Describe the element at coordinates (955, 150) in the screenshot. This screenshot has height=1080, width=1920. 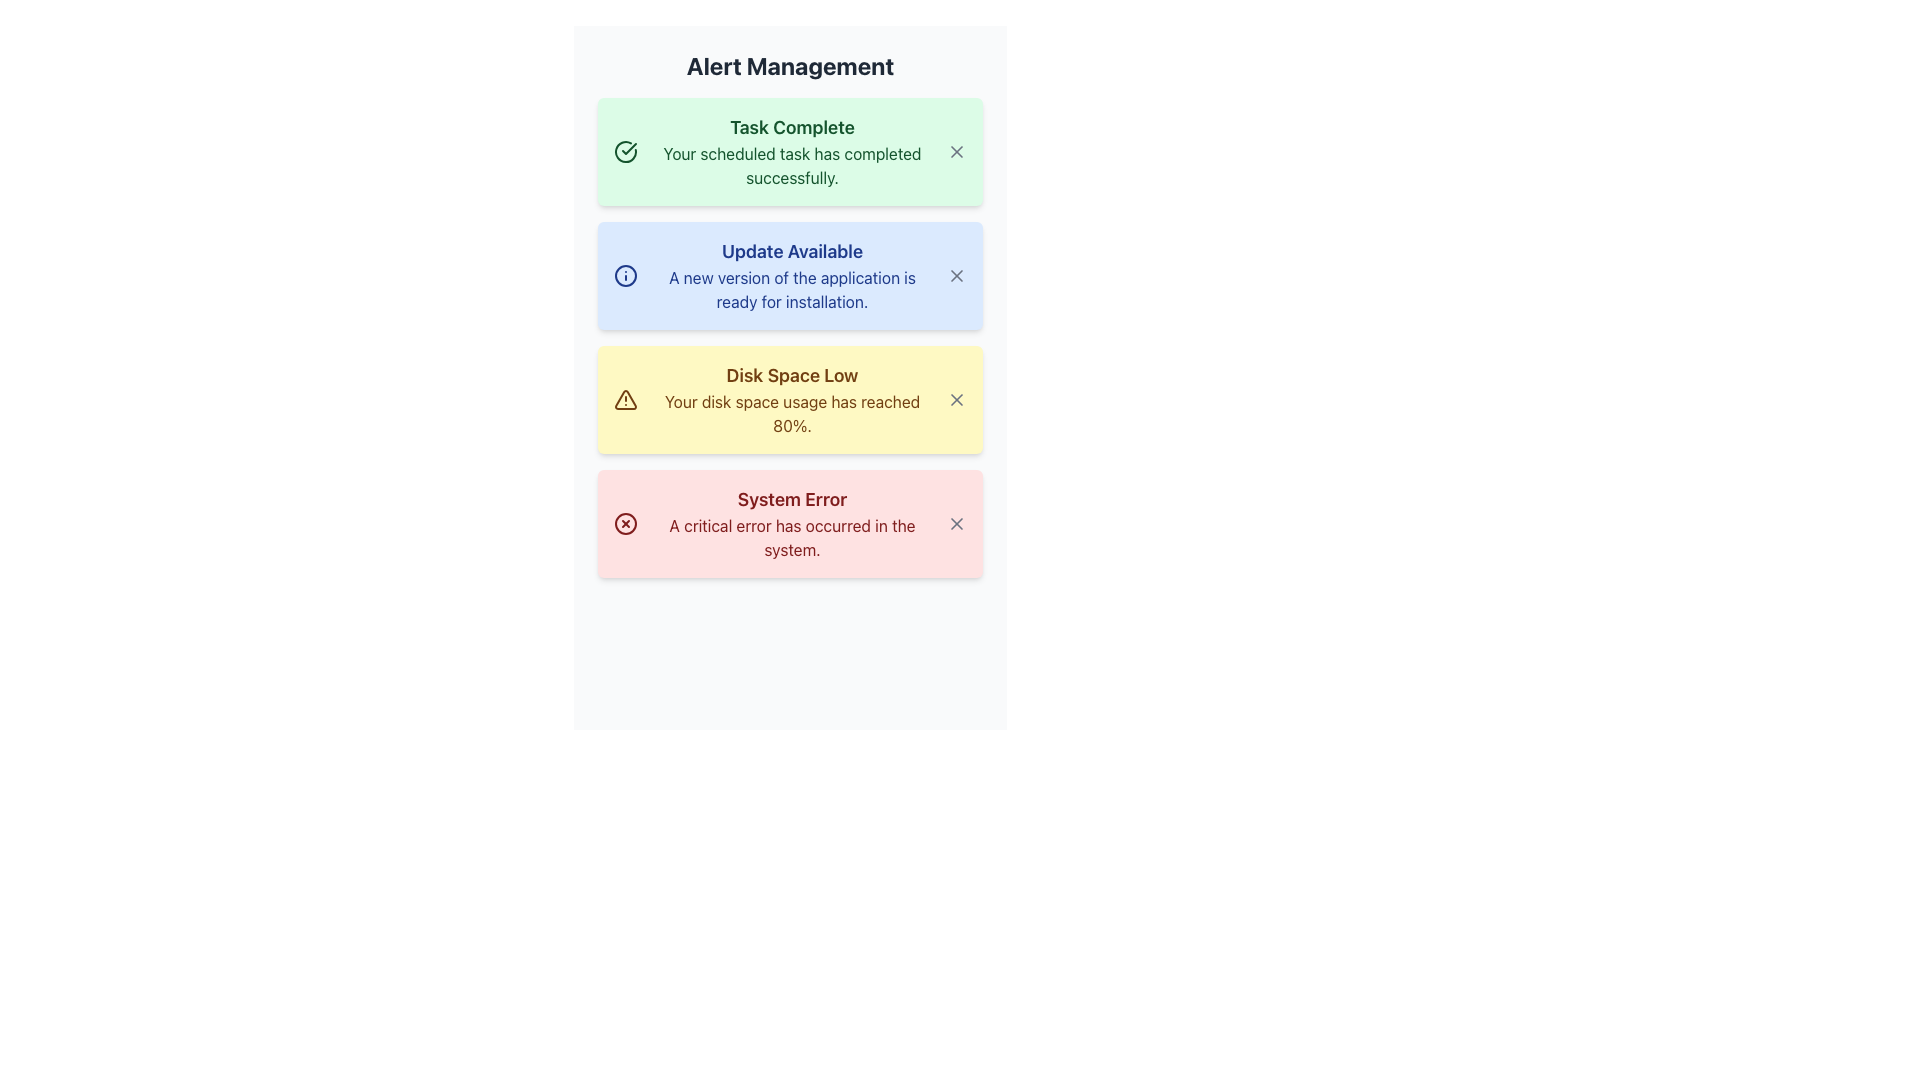
I see `the dismiss icon located on the far right of the 'Task Complete' alert box` at that location.